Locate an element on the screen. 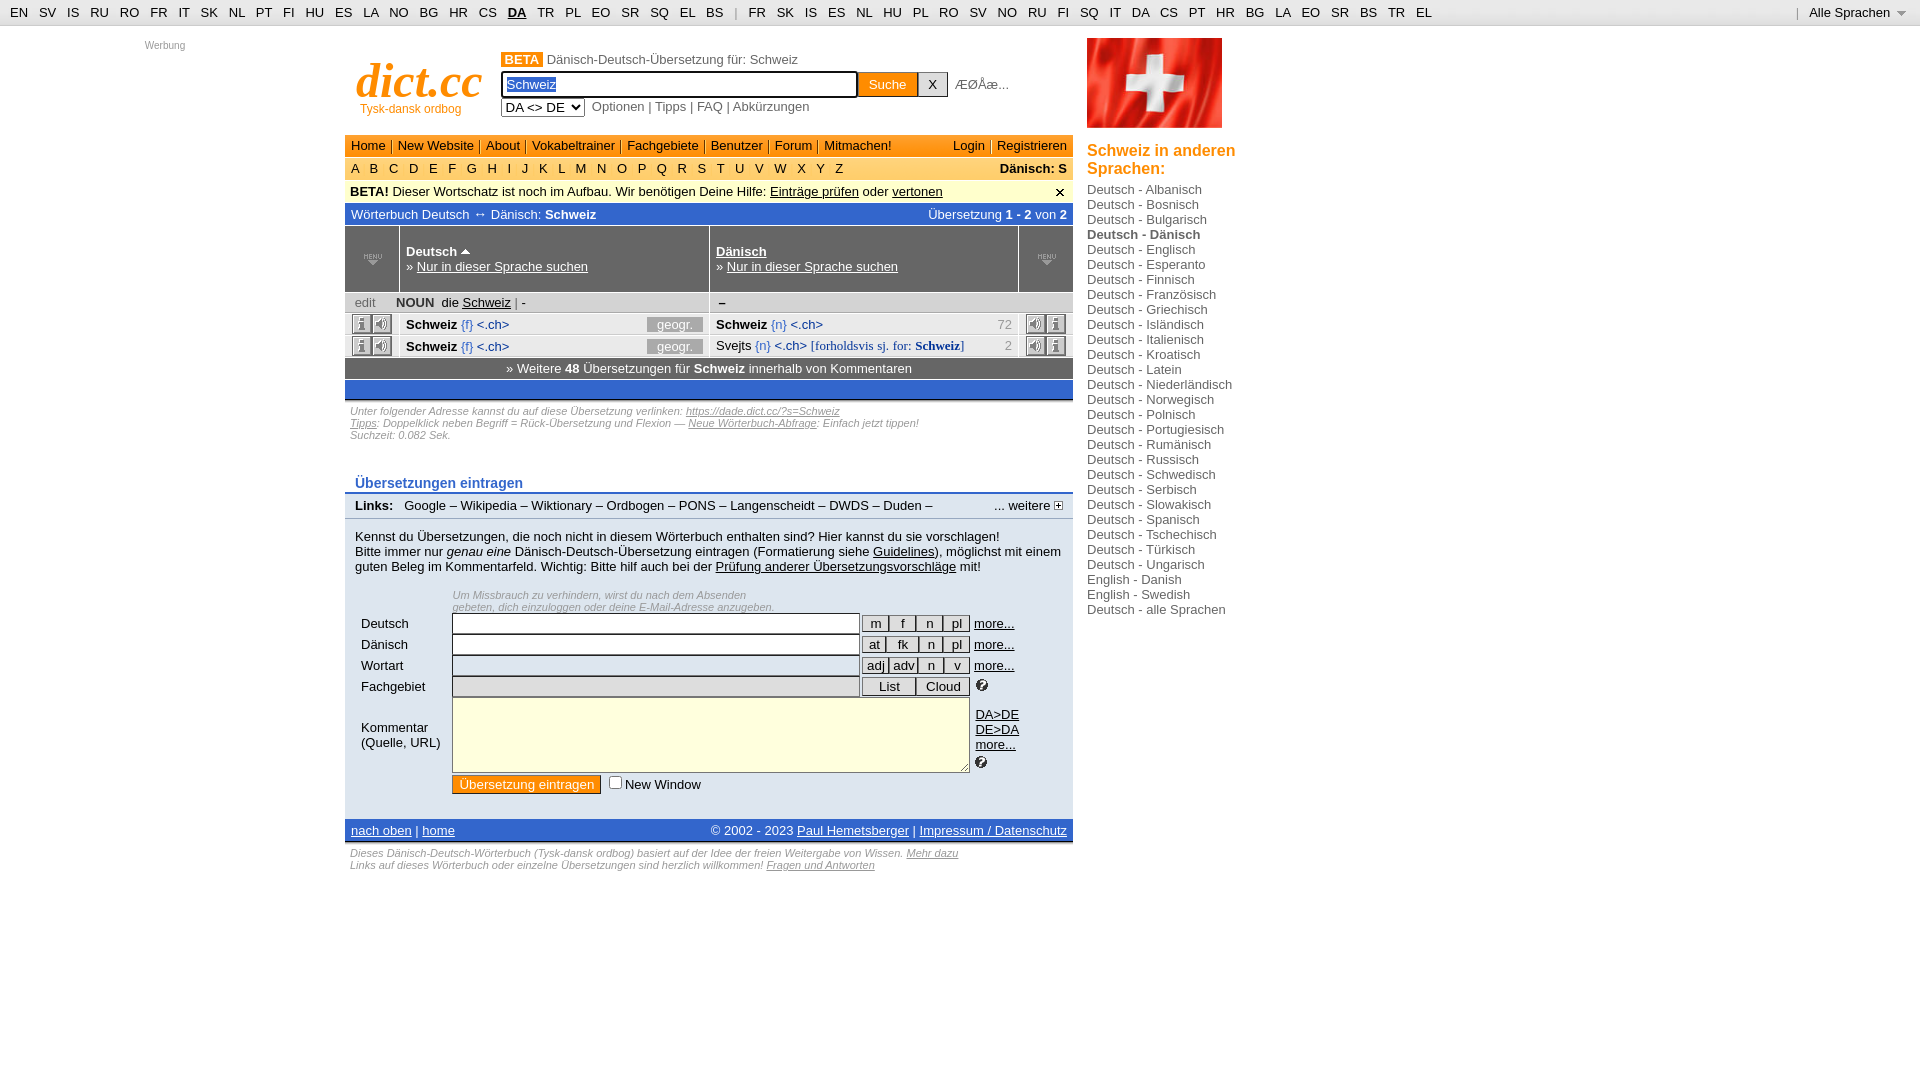  'G' is located at coordinates (470, 167).